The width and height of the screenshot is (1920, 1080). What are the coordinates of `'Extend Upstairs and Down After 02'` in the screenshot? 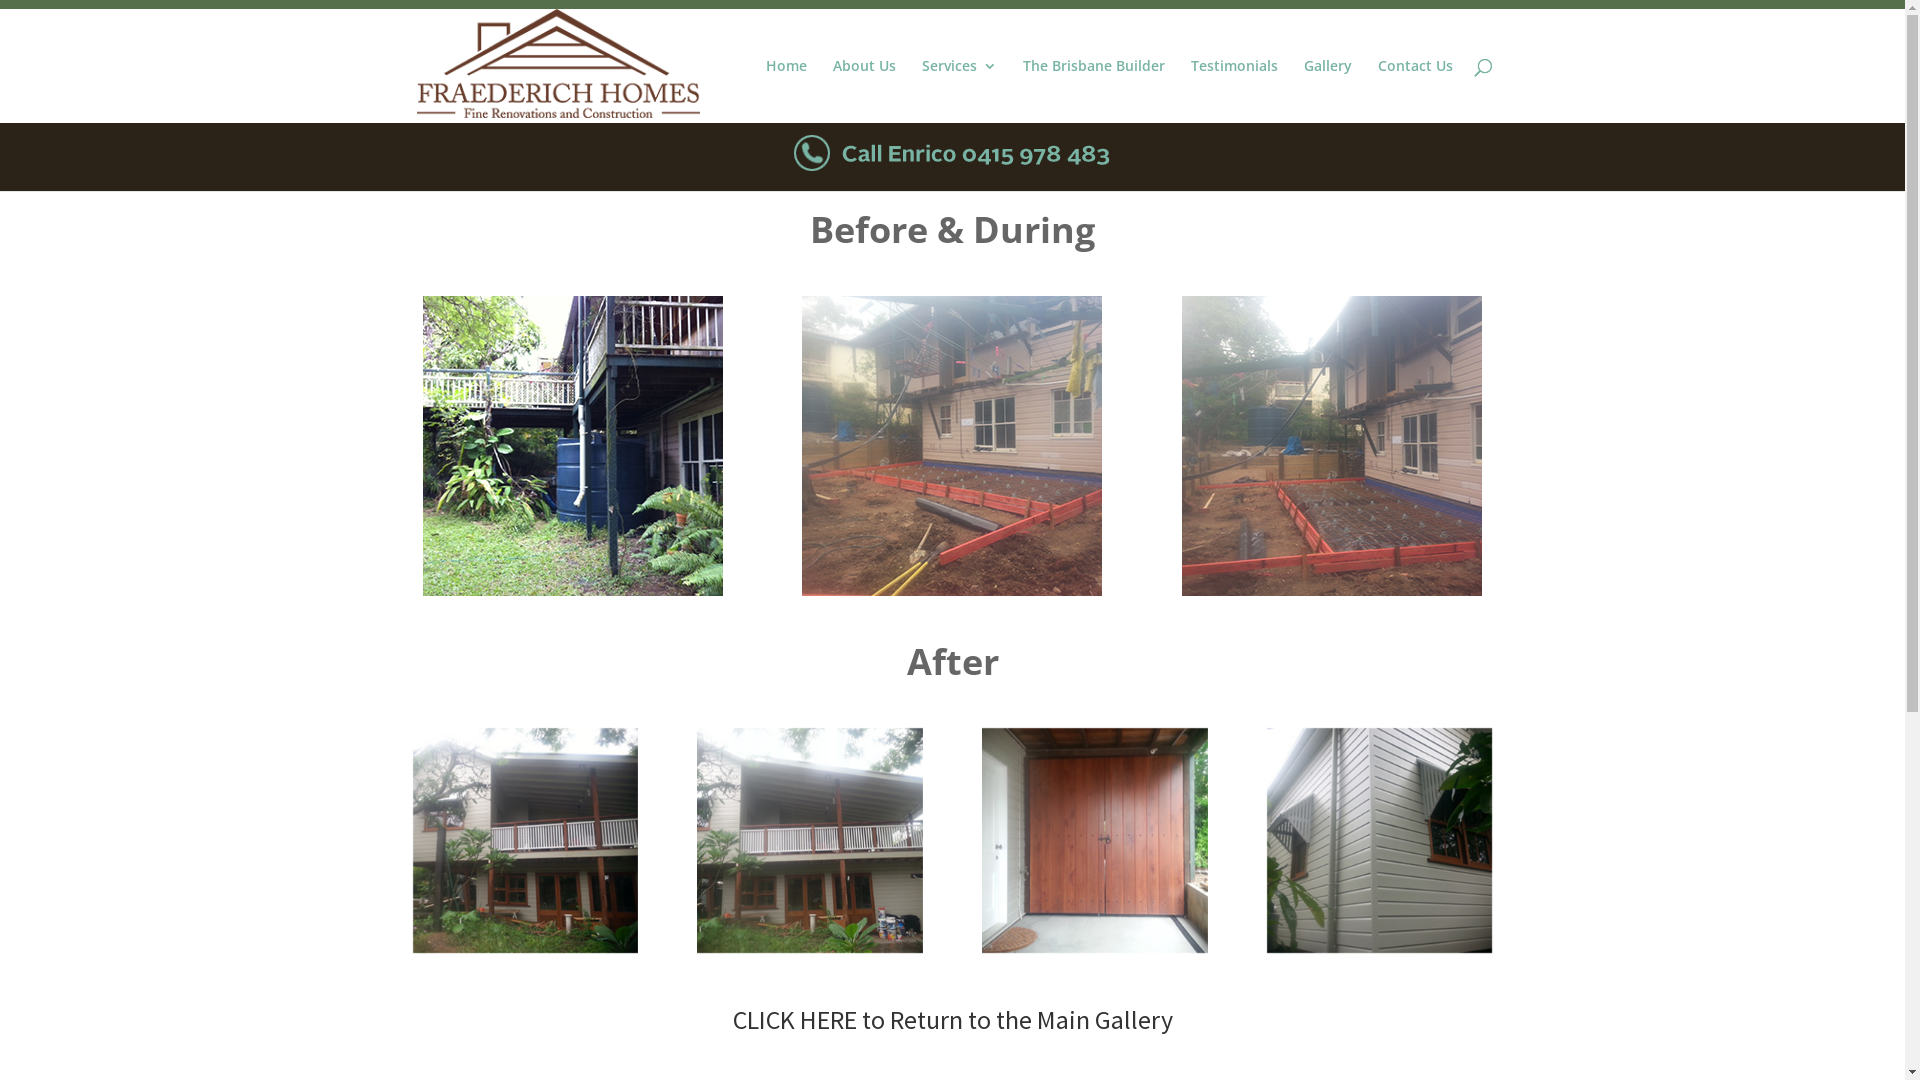 It's located at (809, 840).